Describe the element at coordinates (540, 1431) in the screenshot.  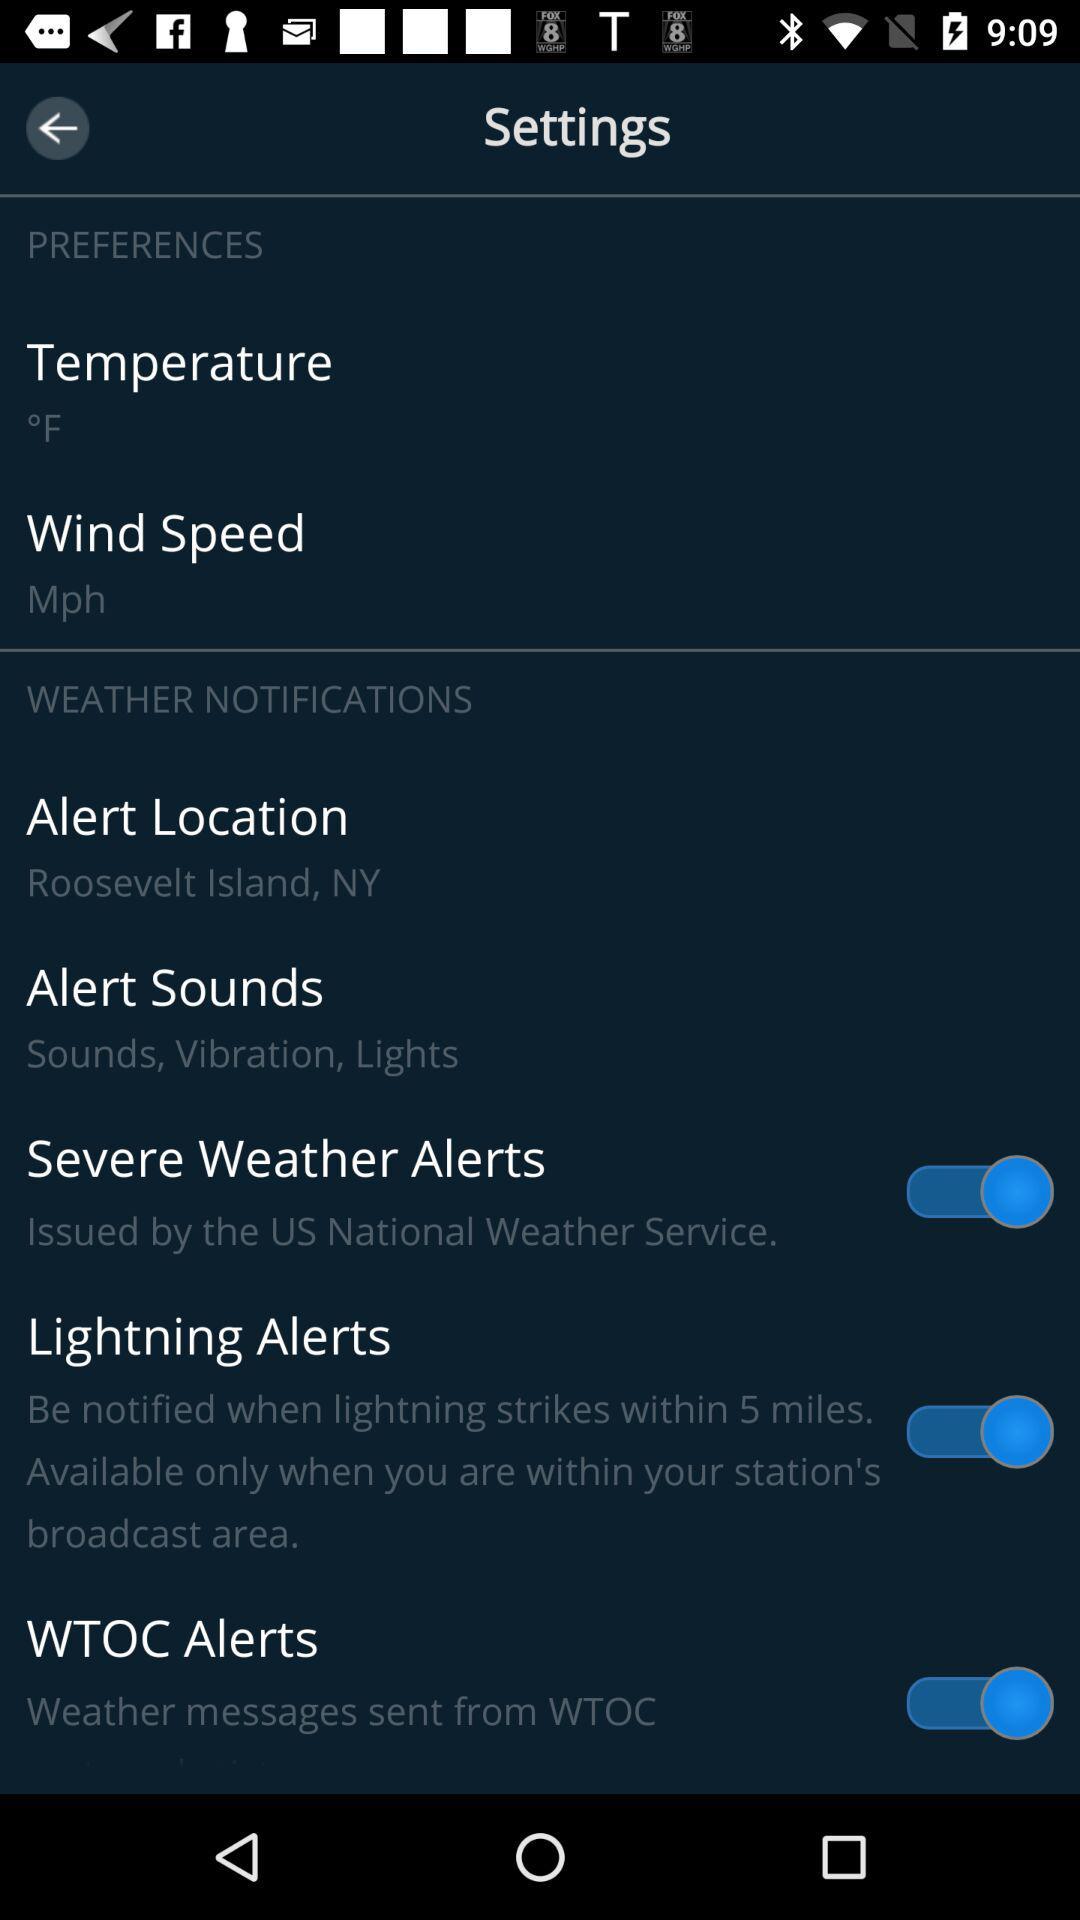
I see `icon below the severe weather alerts icon` at that location.